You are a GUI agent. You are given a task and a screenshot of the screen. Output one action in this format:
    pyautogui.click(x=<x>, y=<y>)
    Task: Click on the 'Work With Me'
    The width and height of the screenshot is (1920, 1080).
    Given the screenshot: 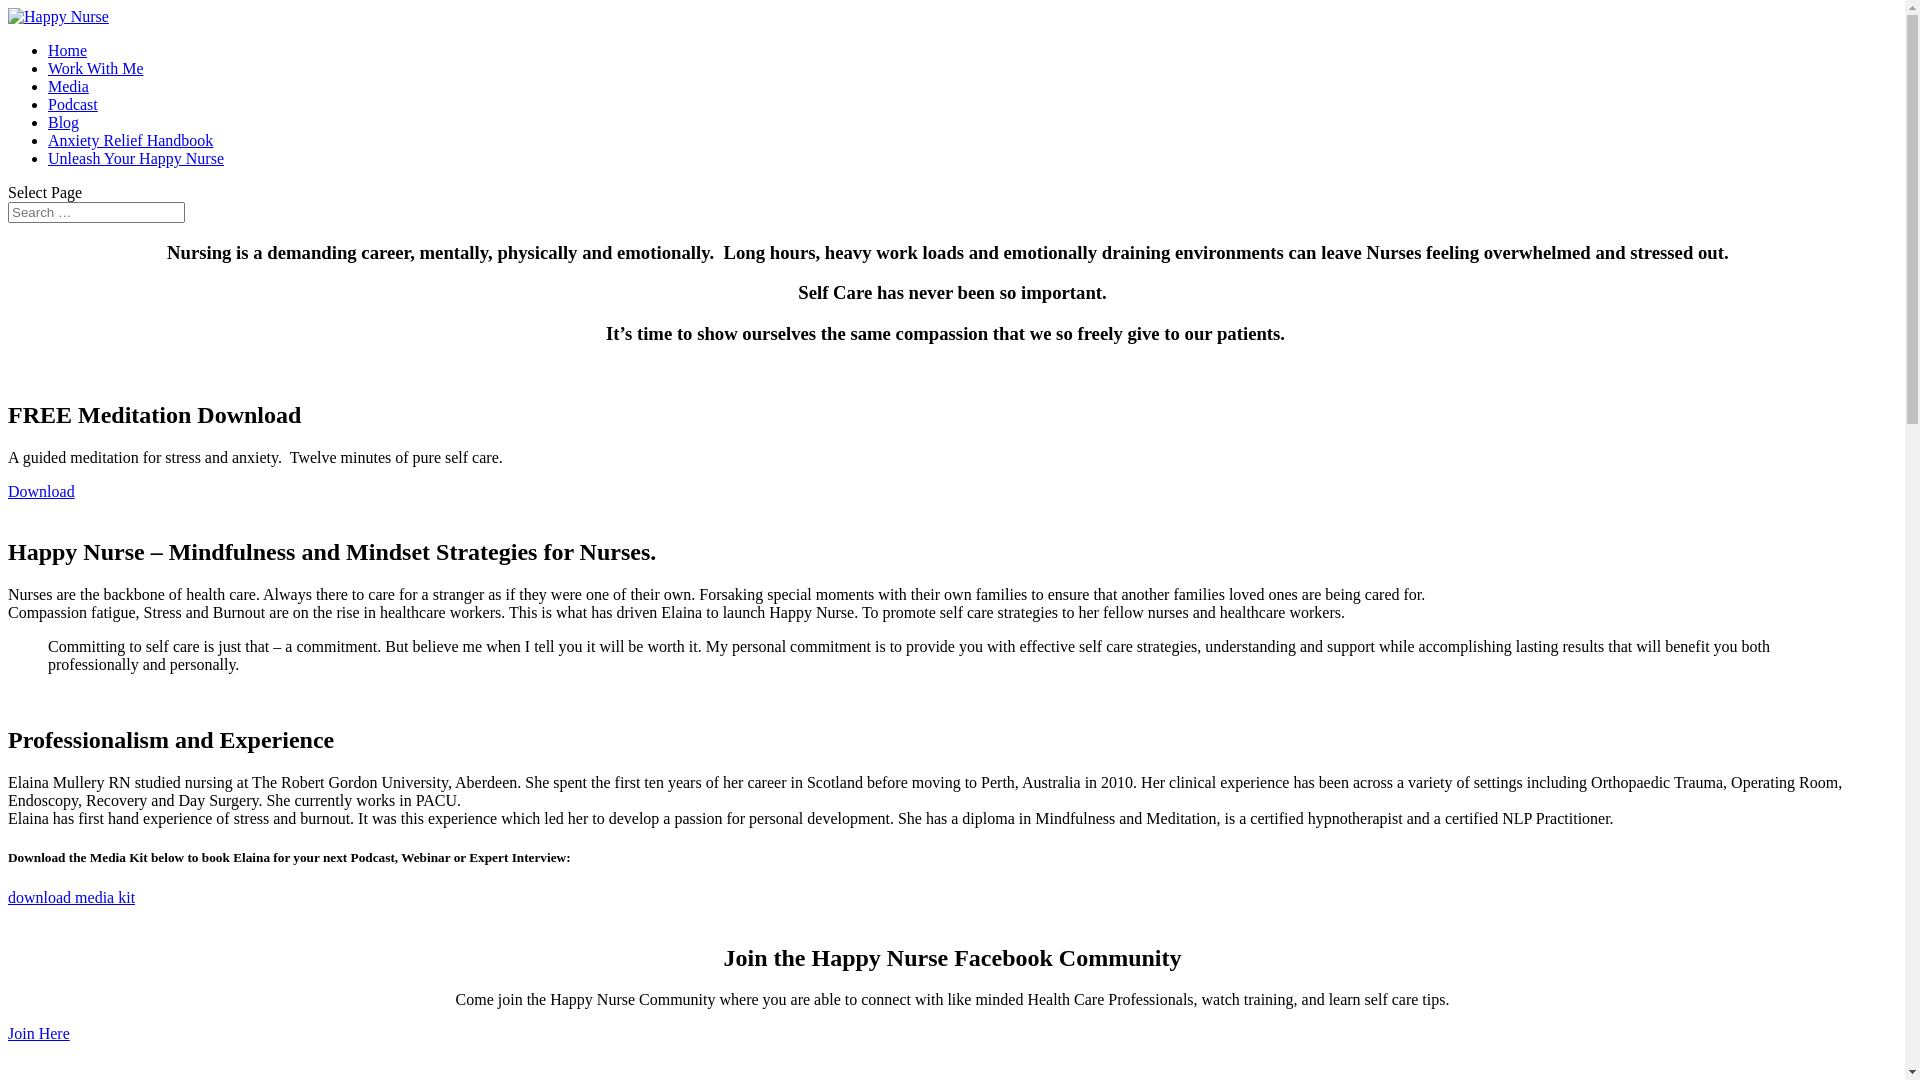 What is the action you would take?
    pyautogui.click(x=95, y=67)
    